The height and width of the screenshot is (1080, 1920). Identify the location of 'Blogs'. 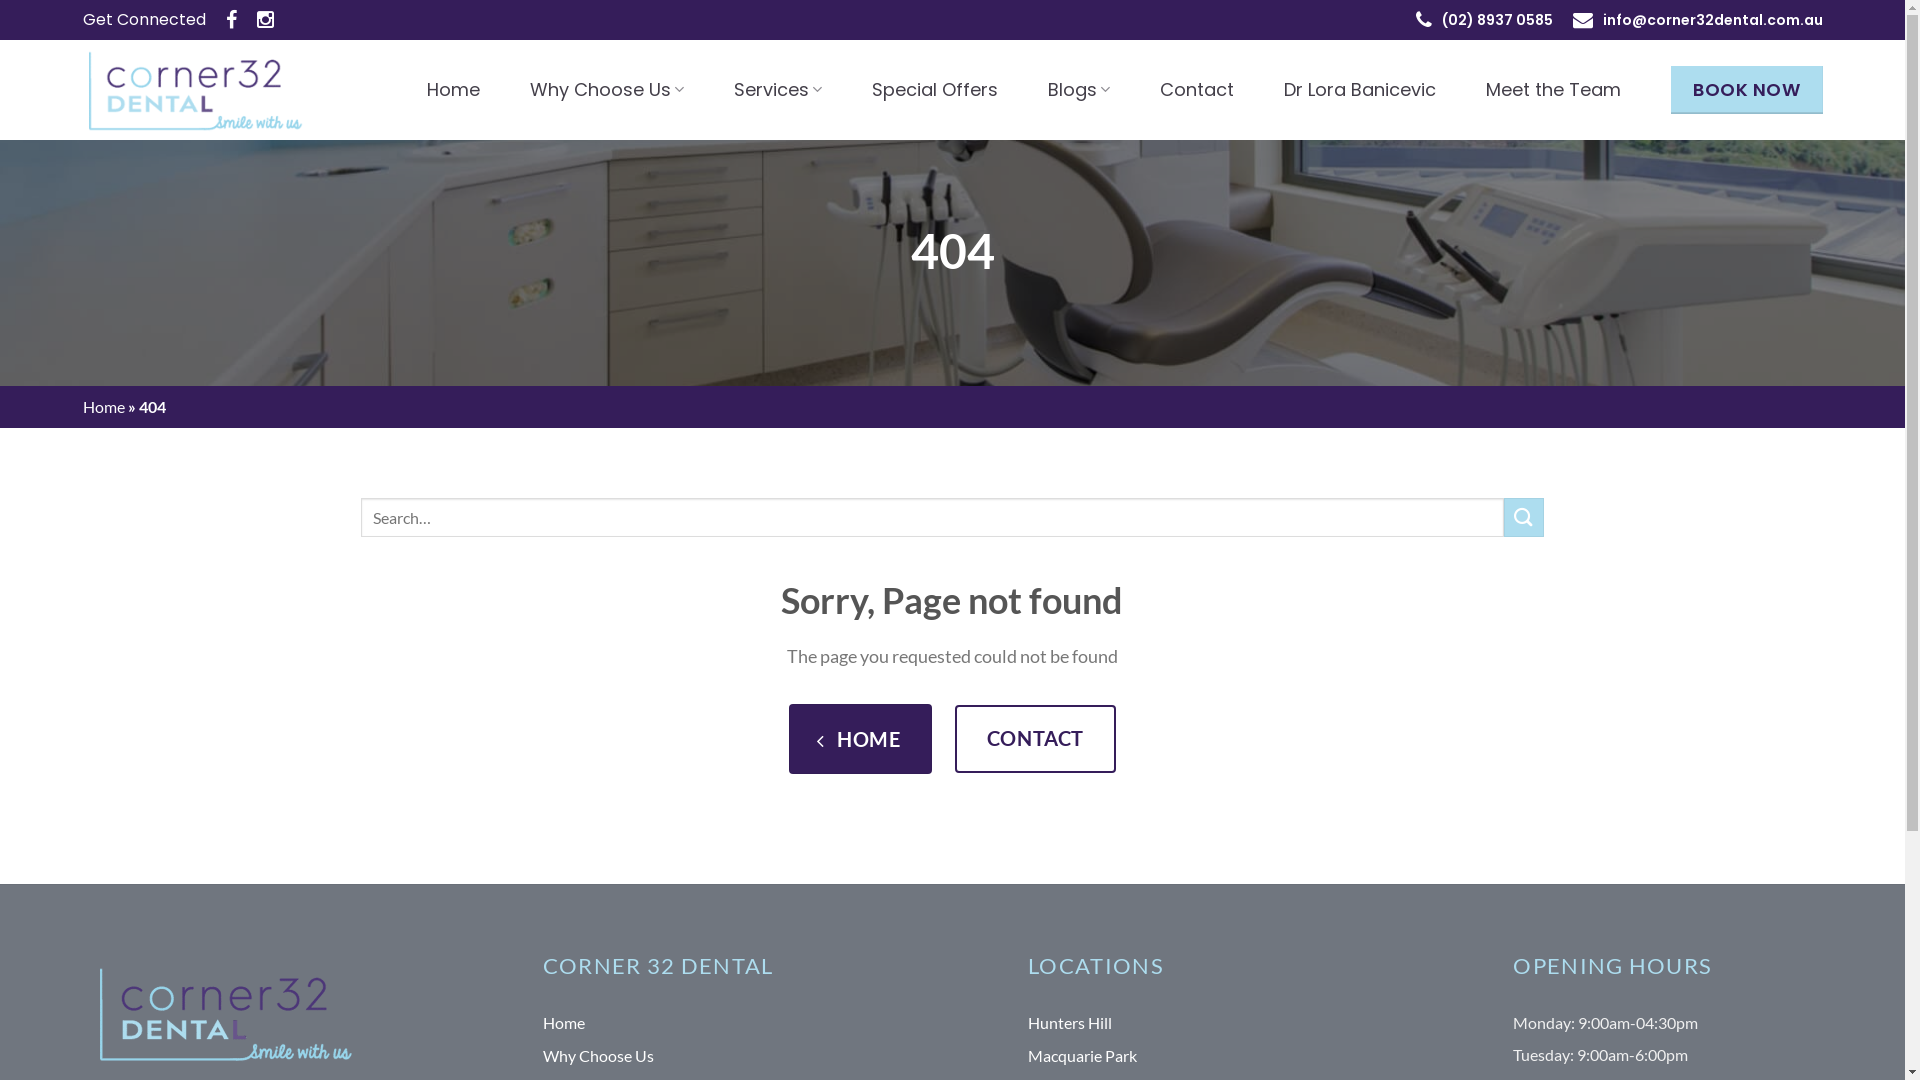
(1078, 88).